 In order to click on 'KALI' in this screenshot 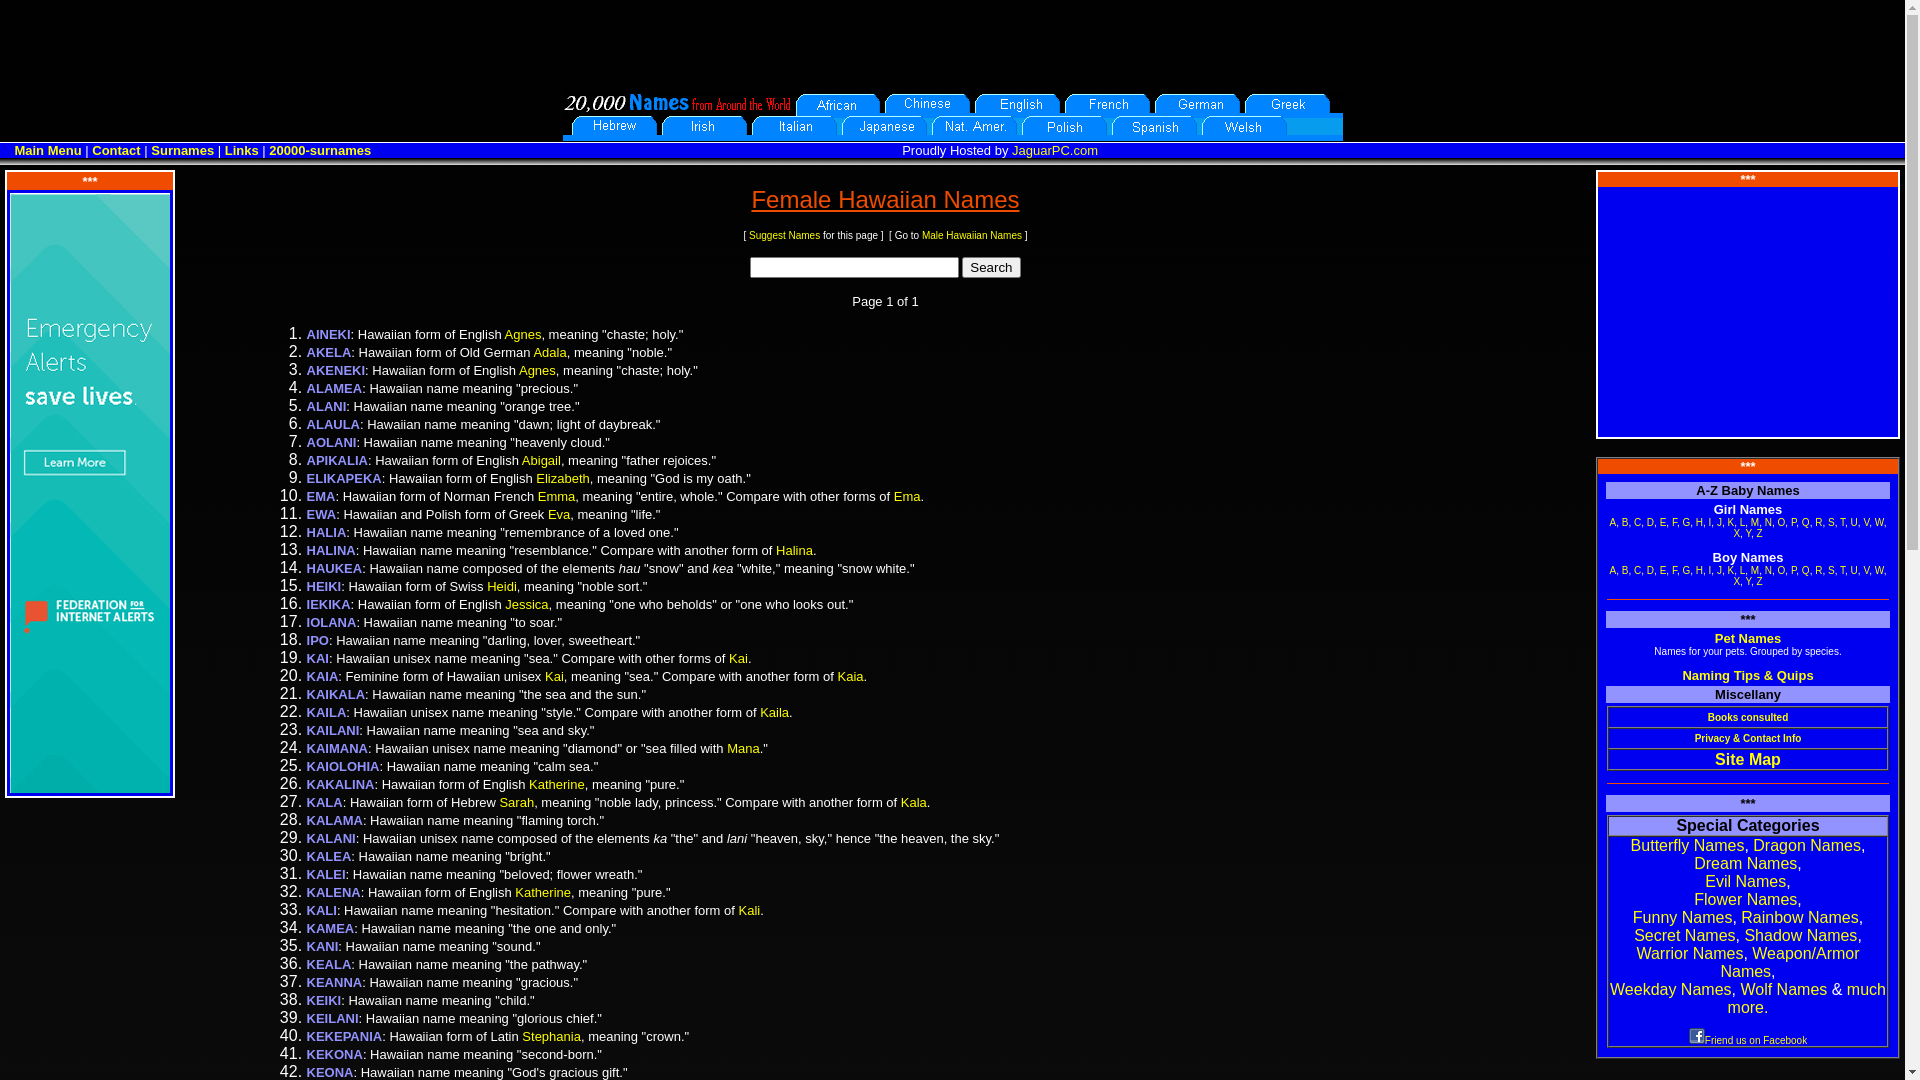, I will do `click(306, 910)`.